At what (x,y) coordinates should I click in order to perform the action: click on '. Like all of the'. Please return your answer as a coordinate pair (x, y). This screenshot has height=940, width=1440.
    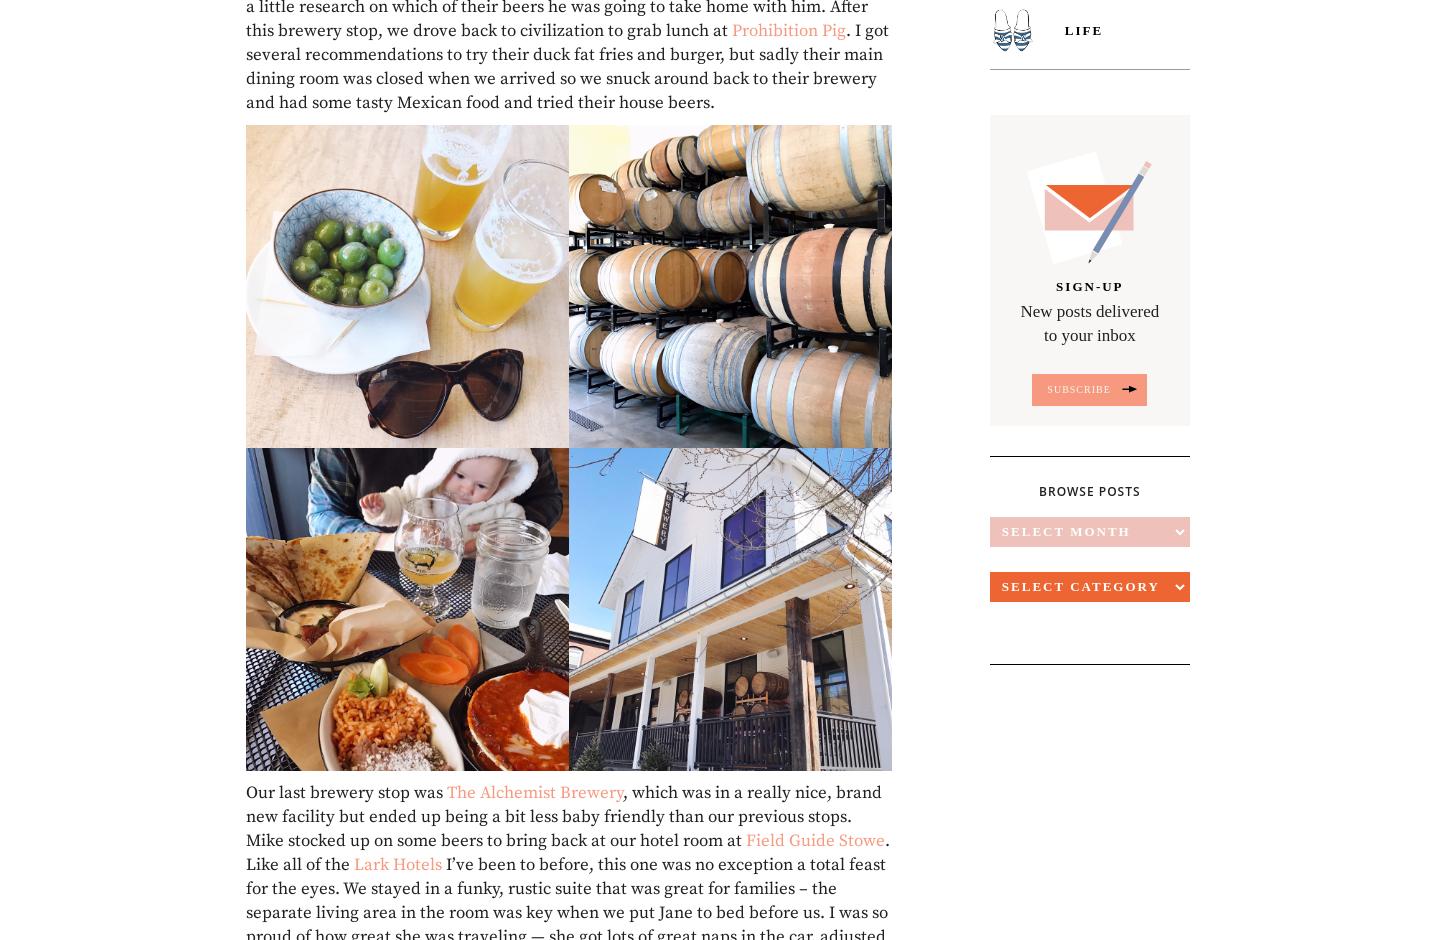
    Looking at the image, I should click on (567, 851).